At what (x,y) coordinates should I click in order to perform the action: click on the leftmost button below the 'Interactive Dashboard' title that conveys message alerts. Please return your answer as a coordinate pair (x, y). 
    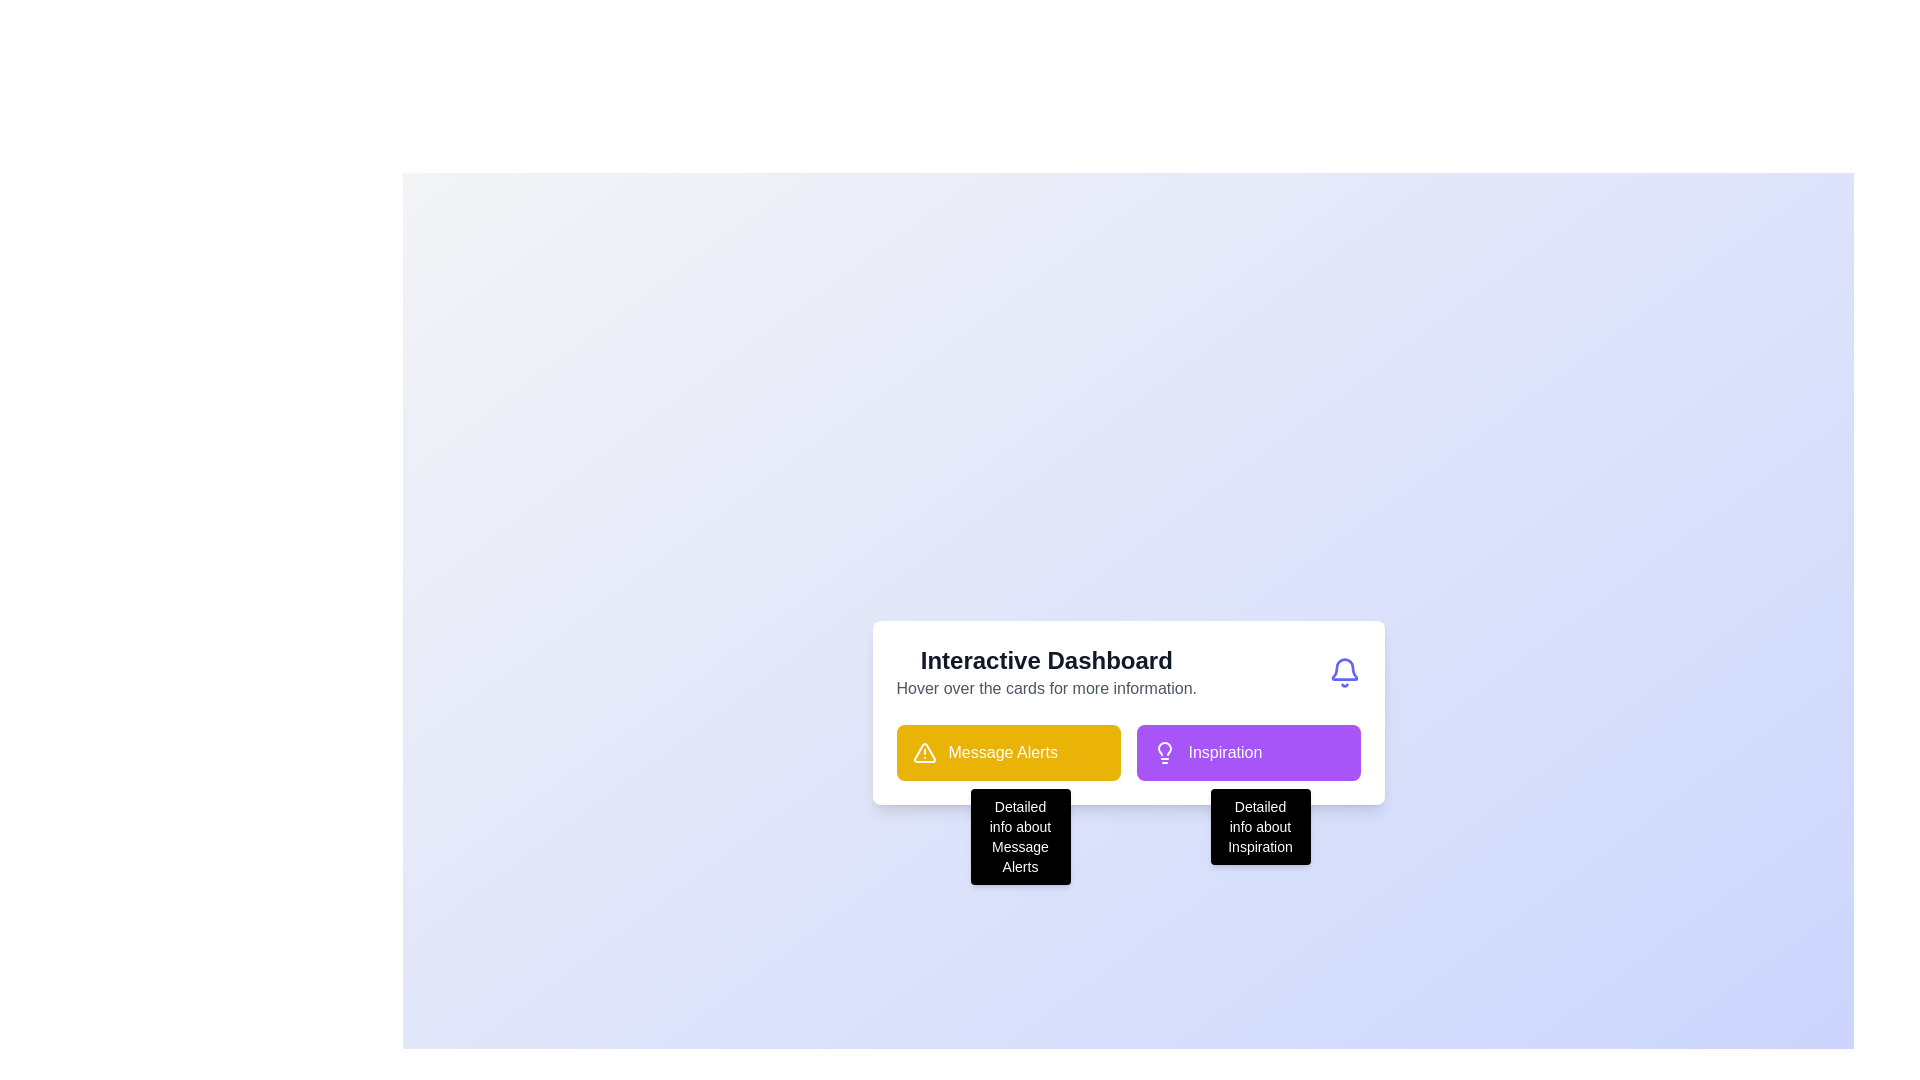
    Looking at the image, I should click on (1008, 752).